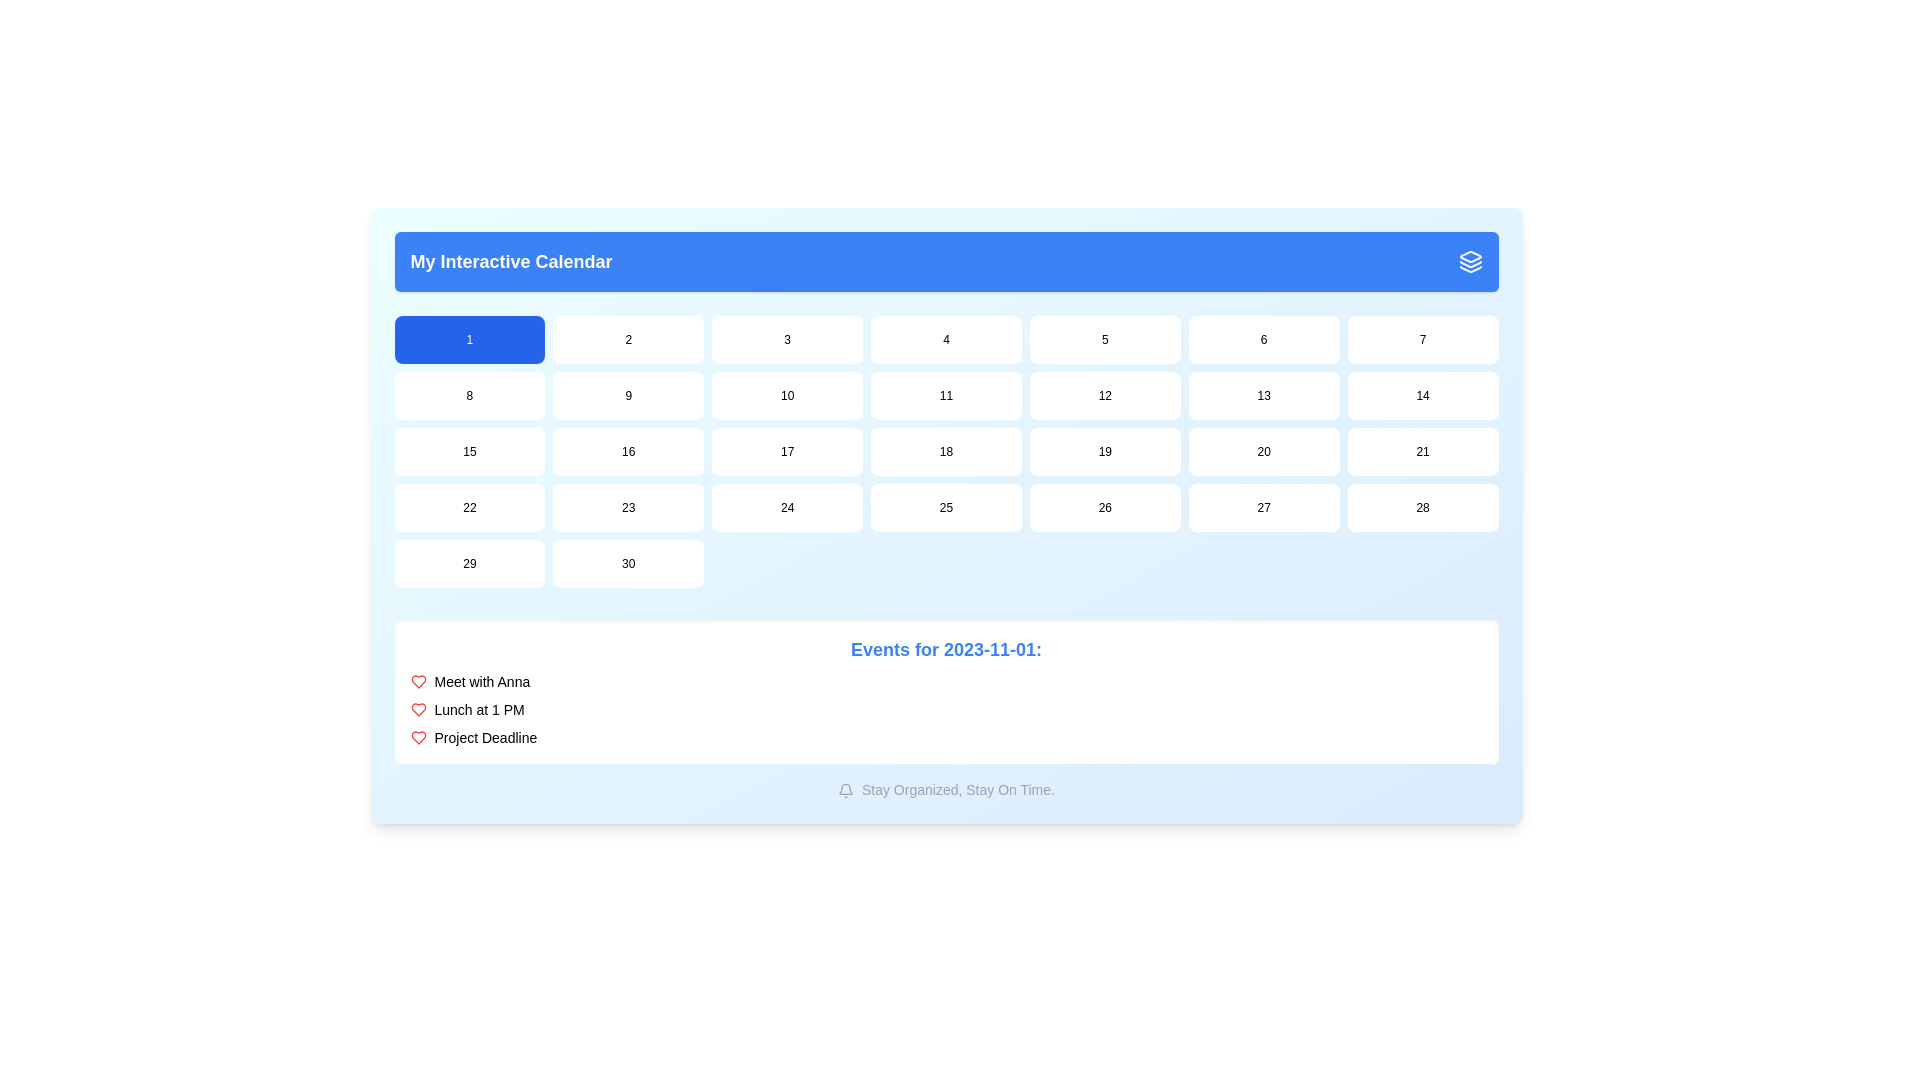 The height and width of the screenshot is (1080, 1920). Describe the element at coordinates (627, 451) in the screenshot. I see `the button representing the date '16' in the calendar interface` at that location.